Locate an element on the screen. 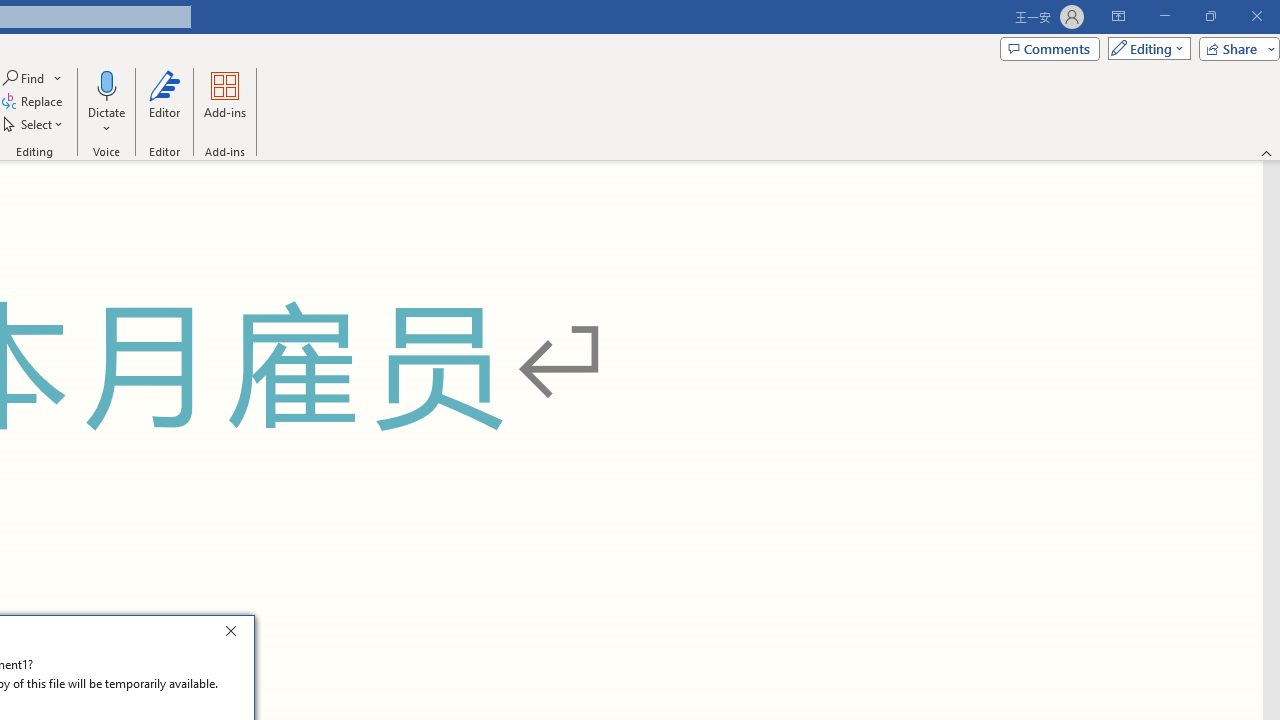  'Minimize' is located at coordinates (1164, 16).